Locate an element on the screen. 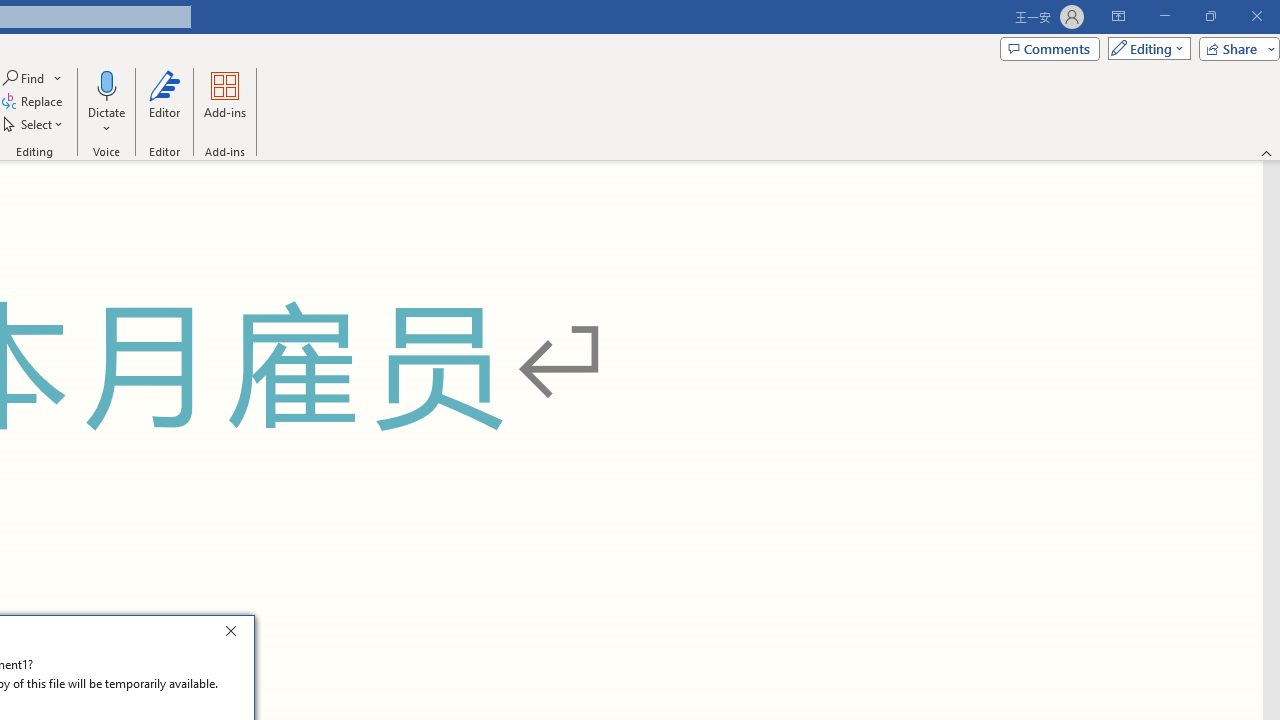  'Minimize' is located at coordinates (1164, 16).